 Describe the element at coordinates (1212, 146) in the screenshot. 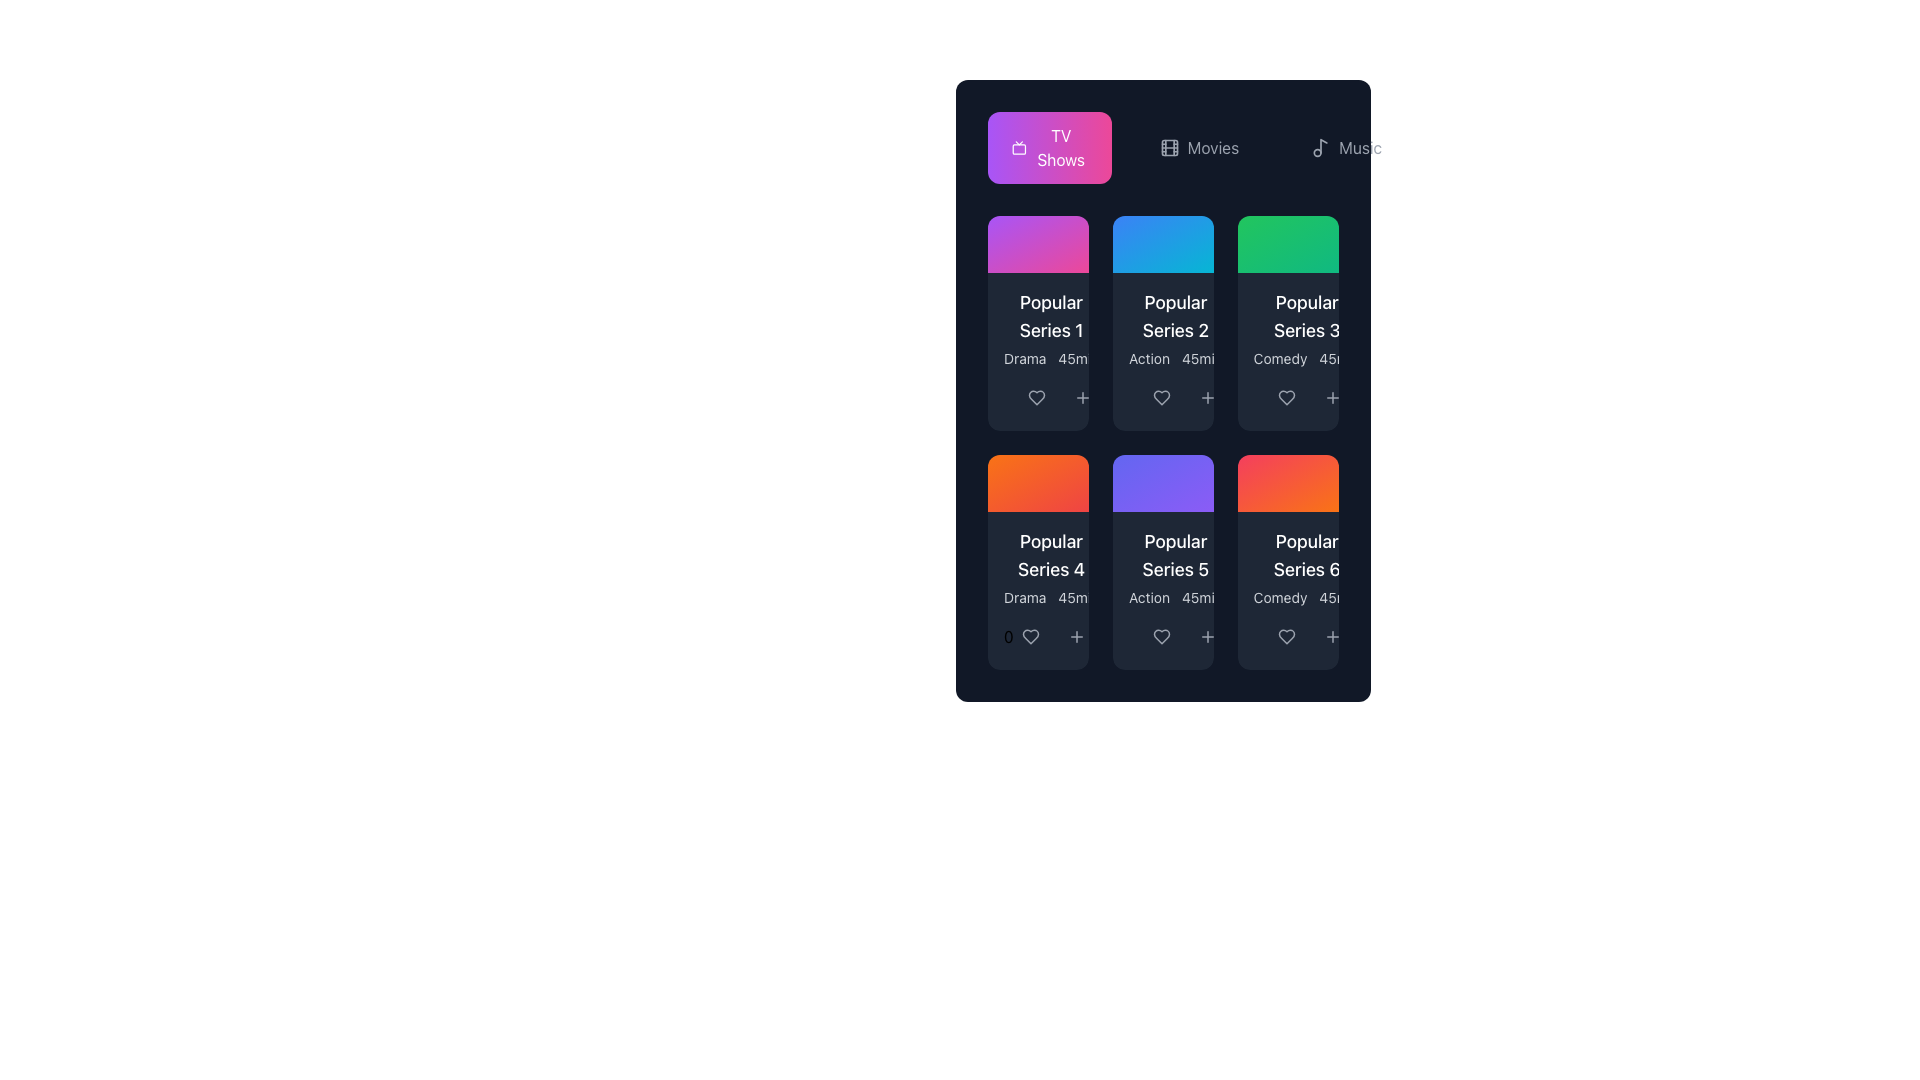

I see `the 'Movies' label located in the top-right menu, between 'TV Shows' and 'Music'` at that location.